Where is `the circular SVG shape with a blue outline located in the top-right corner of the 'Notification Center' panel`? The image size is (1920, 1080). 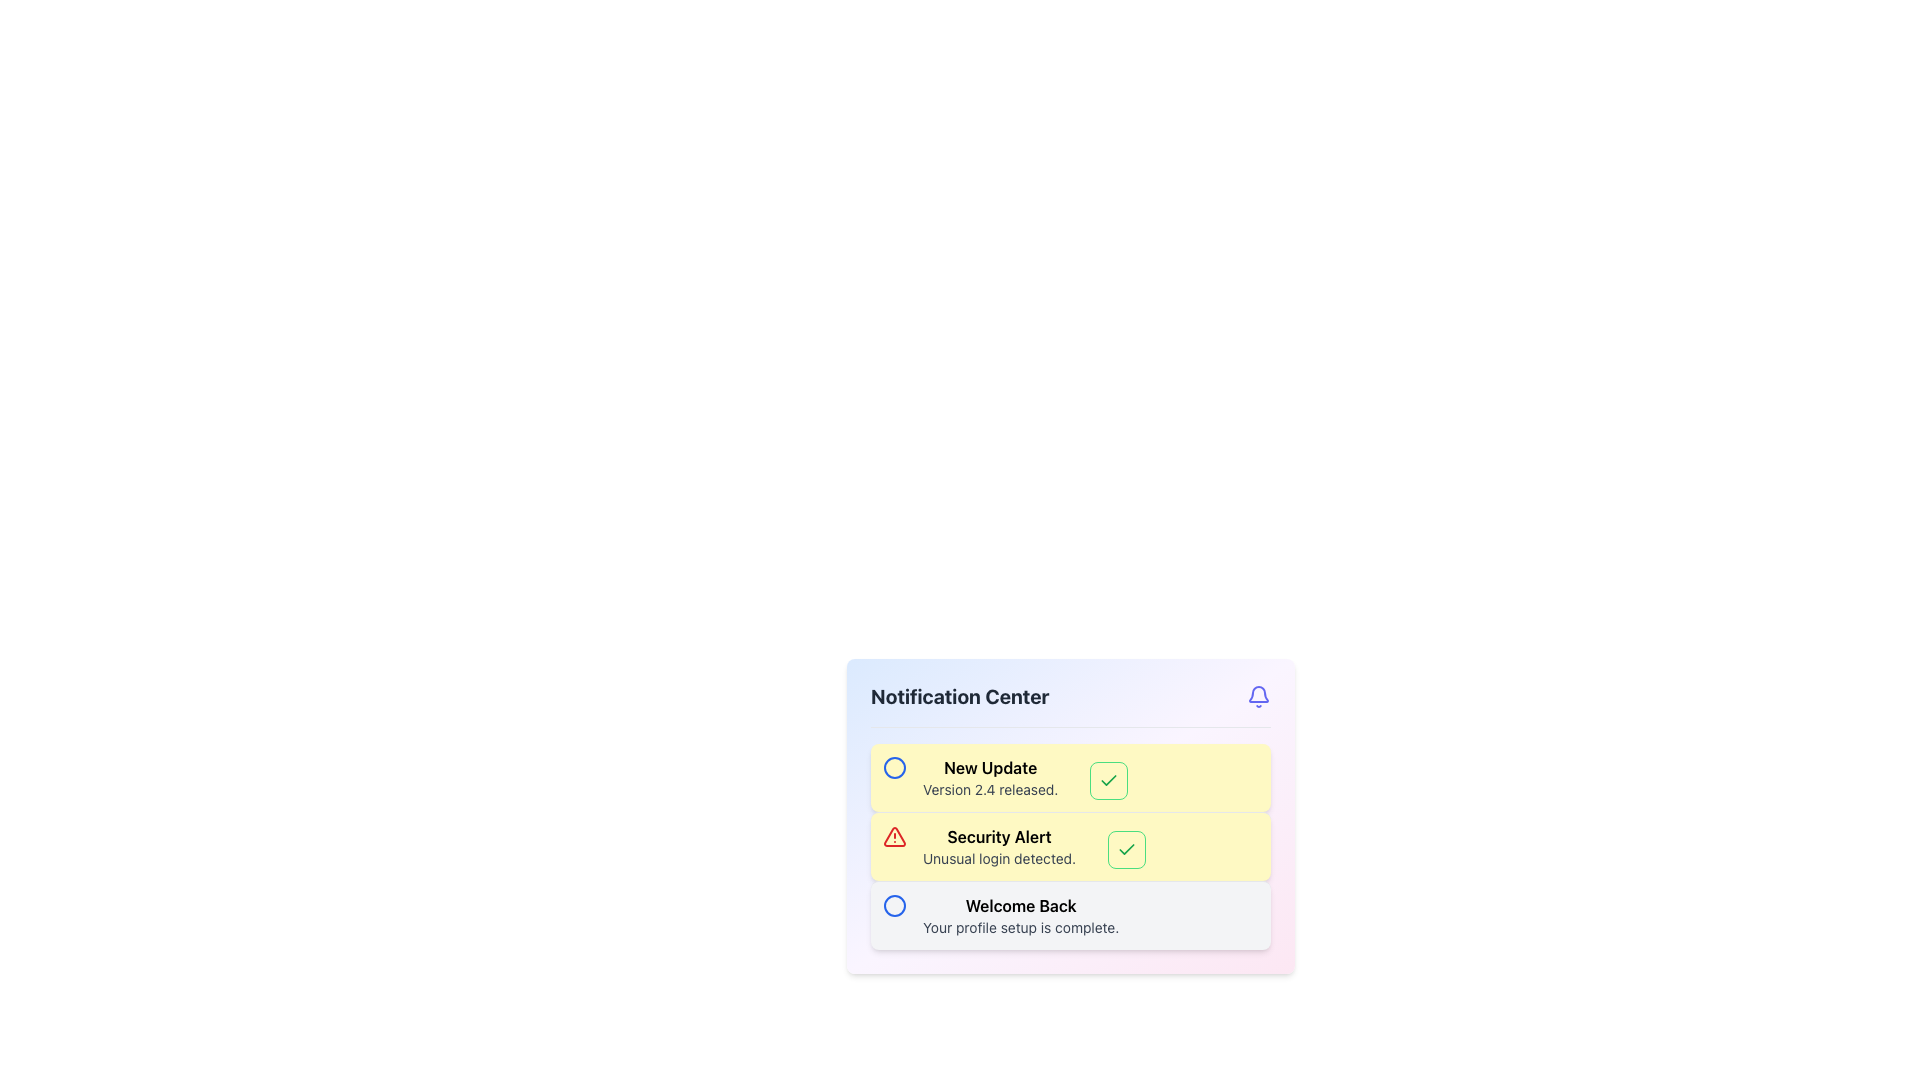
the circular SVG shape with a blue outline located in the top-right corner of the 'Notification Center' panel is located at coordinates (893, 766).